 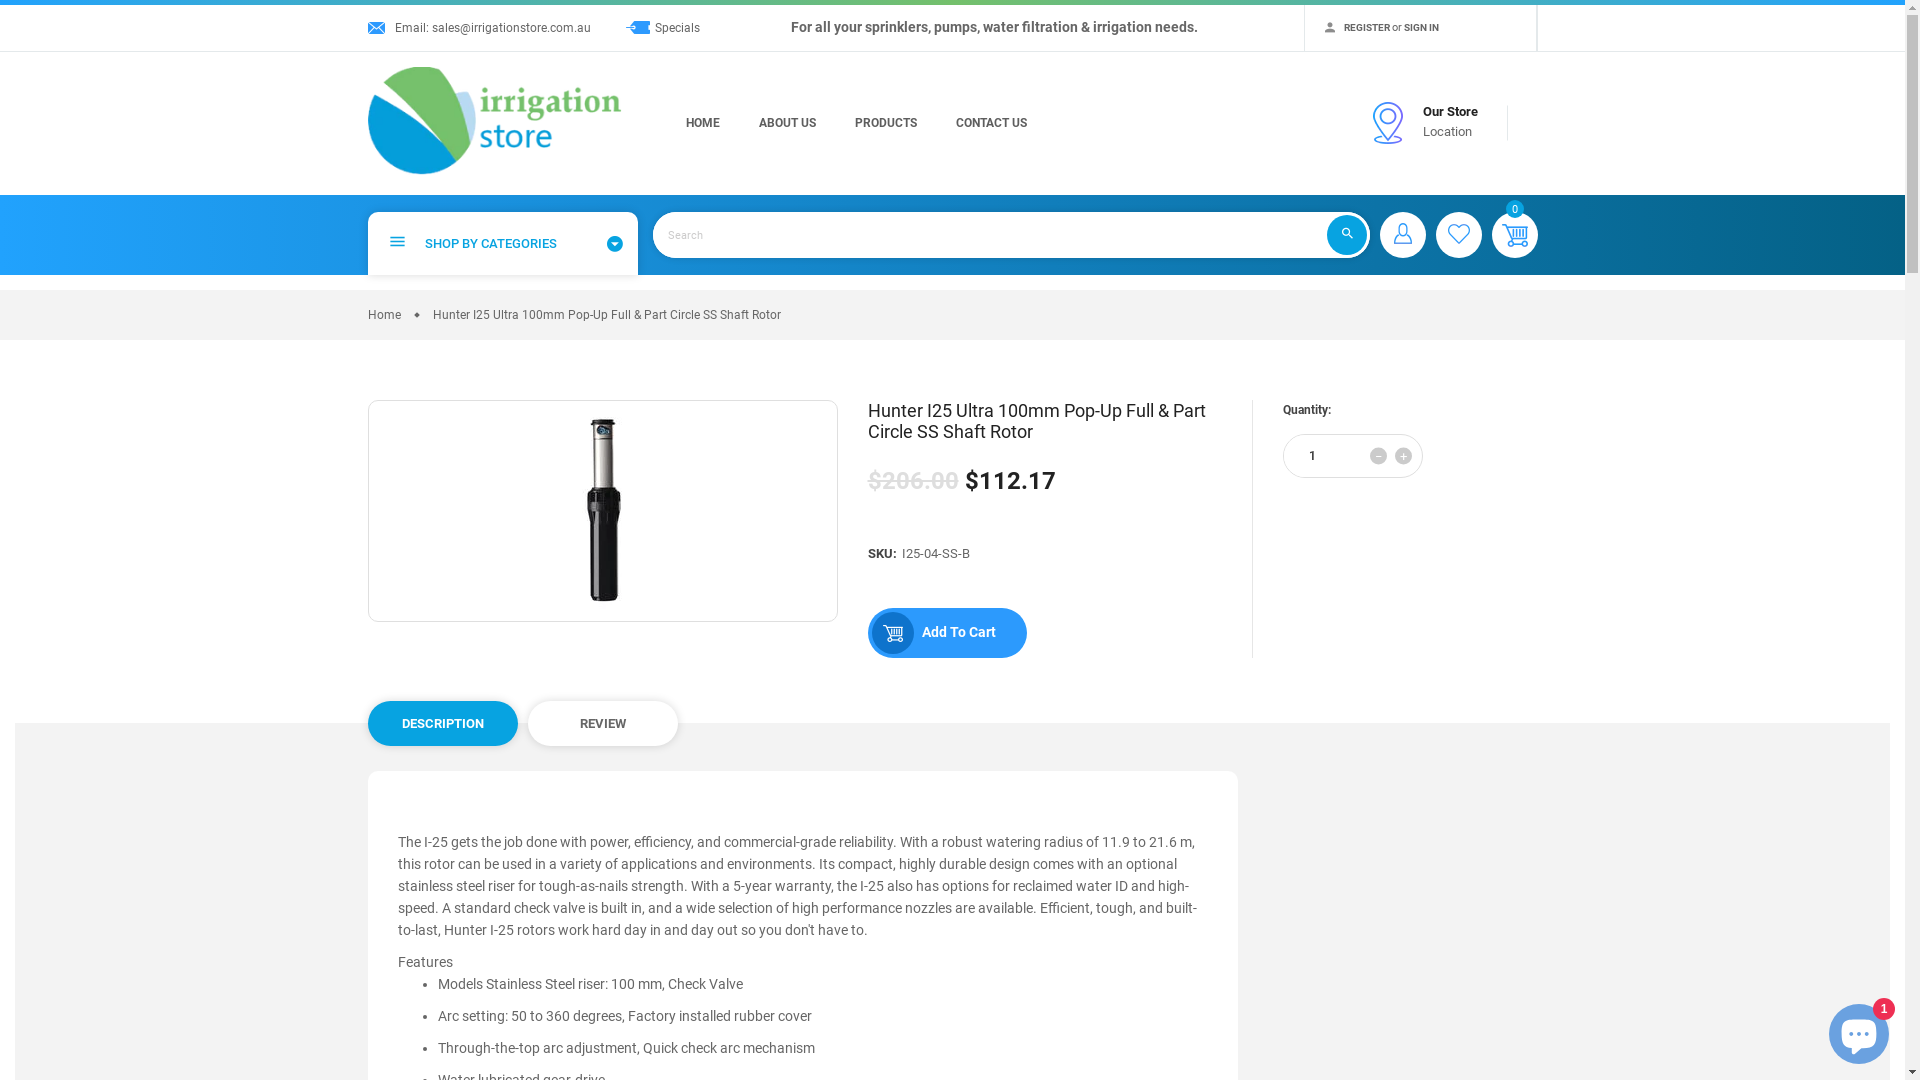 I want to click on 'CONTACT US', so click(x=991, y=123).